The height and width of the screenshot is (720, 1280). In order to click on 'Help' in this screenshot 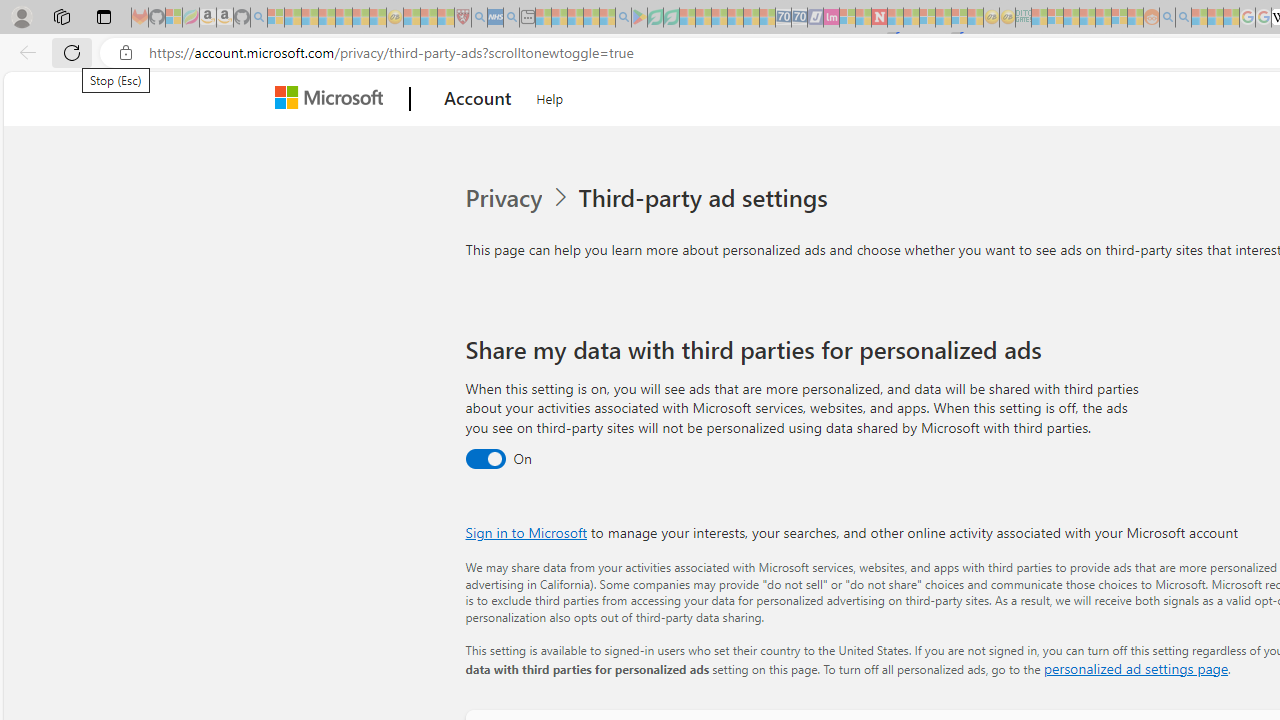, I will do `click(550, 96)`.